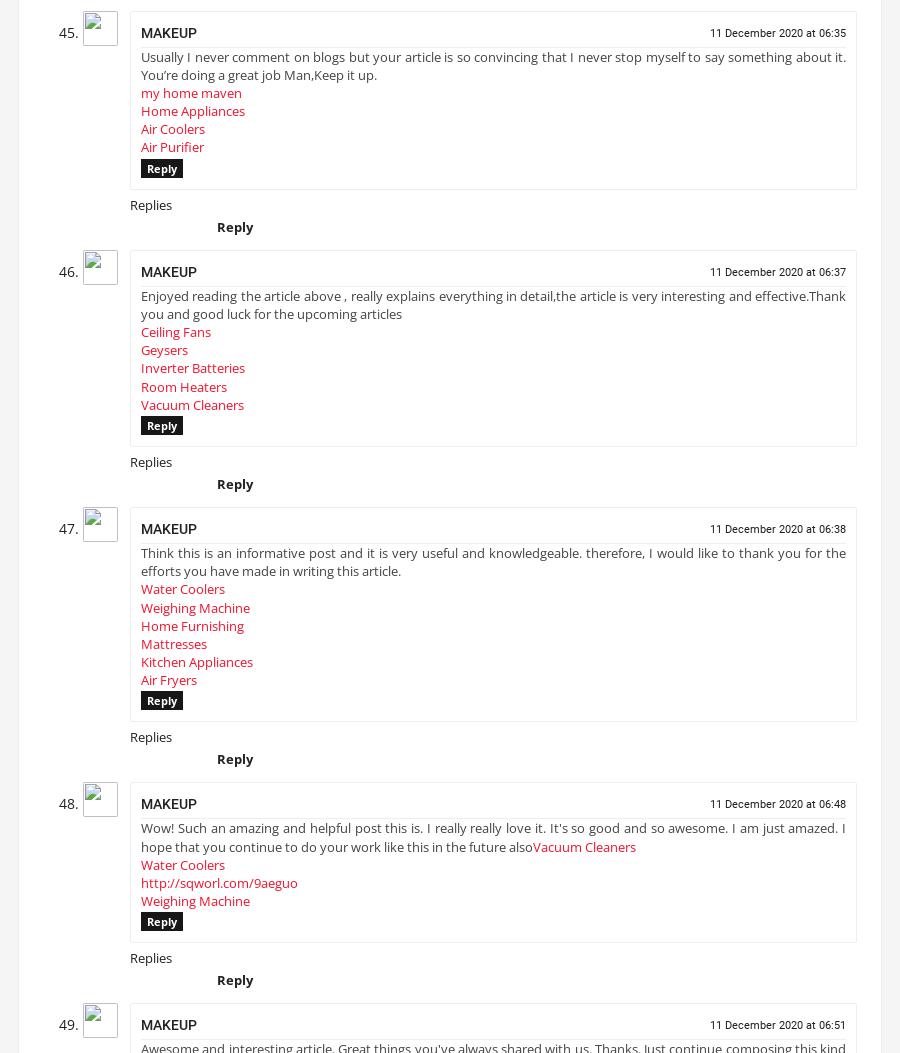 The width and height of the screenshot is (900, 1053). Describe the element at coordinates (492, 568) in the screenshot. I see `'Think this is an informative post and it is very useful and knowledgeable. therefore, I would like to thank you for the efforts you have made in writing this article.'` at that location.